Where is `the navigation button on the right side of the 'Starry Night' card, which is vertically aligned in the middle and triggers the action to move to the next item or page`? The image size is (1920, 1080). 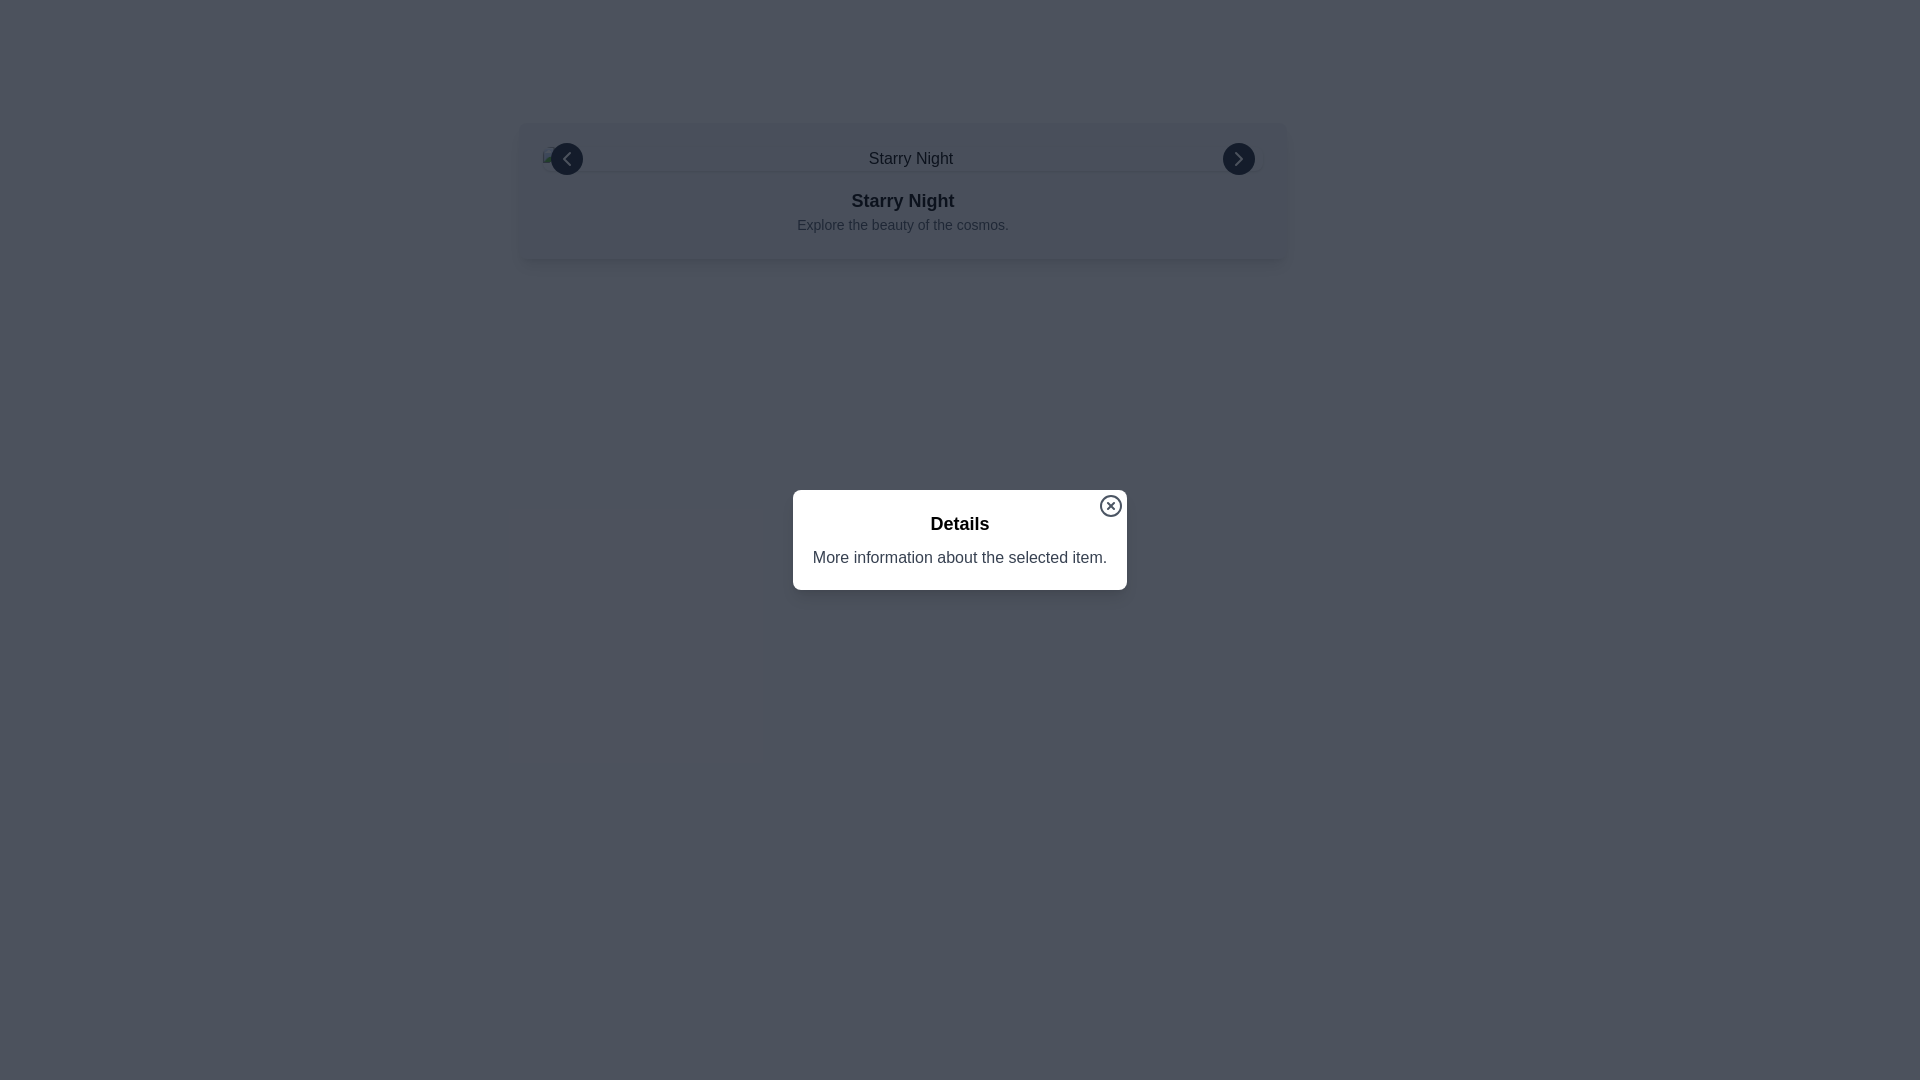
the navigation button on the right side of the 'Starry Night' card, which is vertically aligned in the middle and triggers the action to move to the next item or page is located at coordinates (1237, 157).